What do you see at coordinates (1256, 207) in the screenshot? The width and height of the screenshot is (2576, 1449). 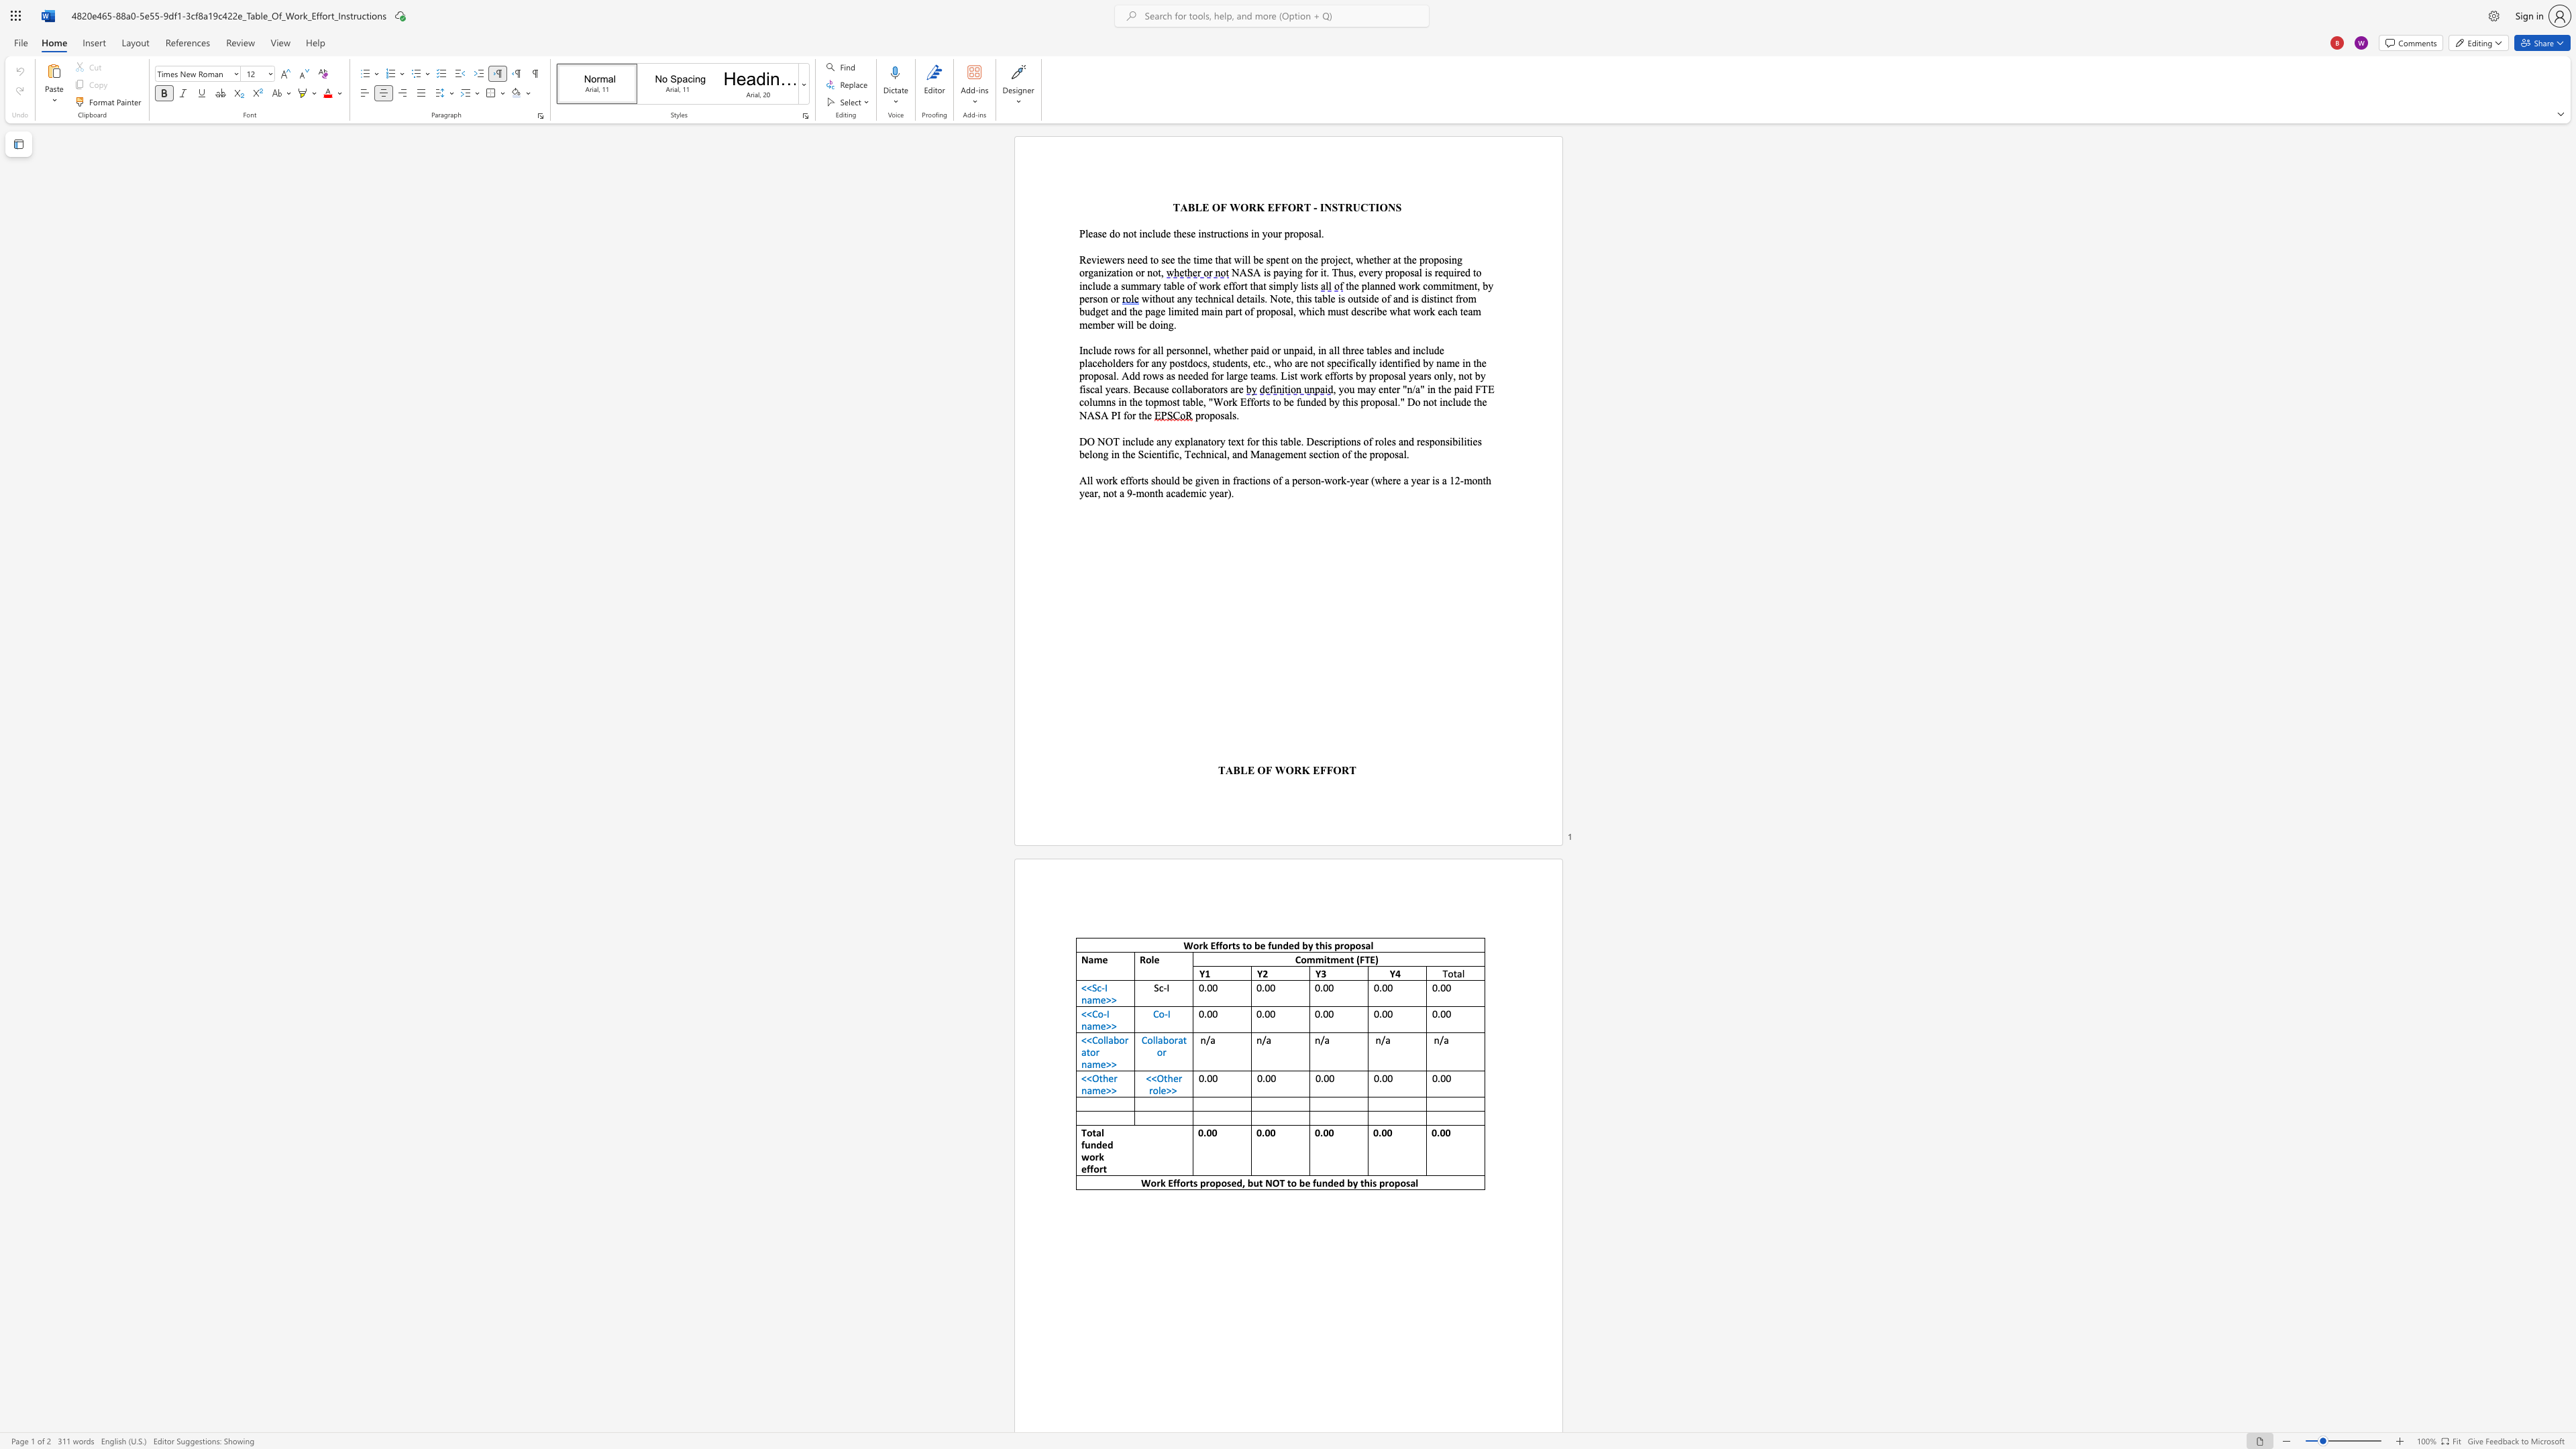 I see `the subset text "K EFFORT - INSTRUCTI" within the text "TABLE OF WORK EFFORT - INSTRUCTIONS"` at bounding box center [1256, 207].